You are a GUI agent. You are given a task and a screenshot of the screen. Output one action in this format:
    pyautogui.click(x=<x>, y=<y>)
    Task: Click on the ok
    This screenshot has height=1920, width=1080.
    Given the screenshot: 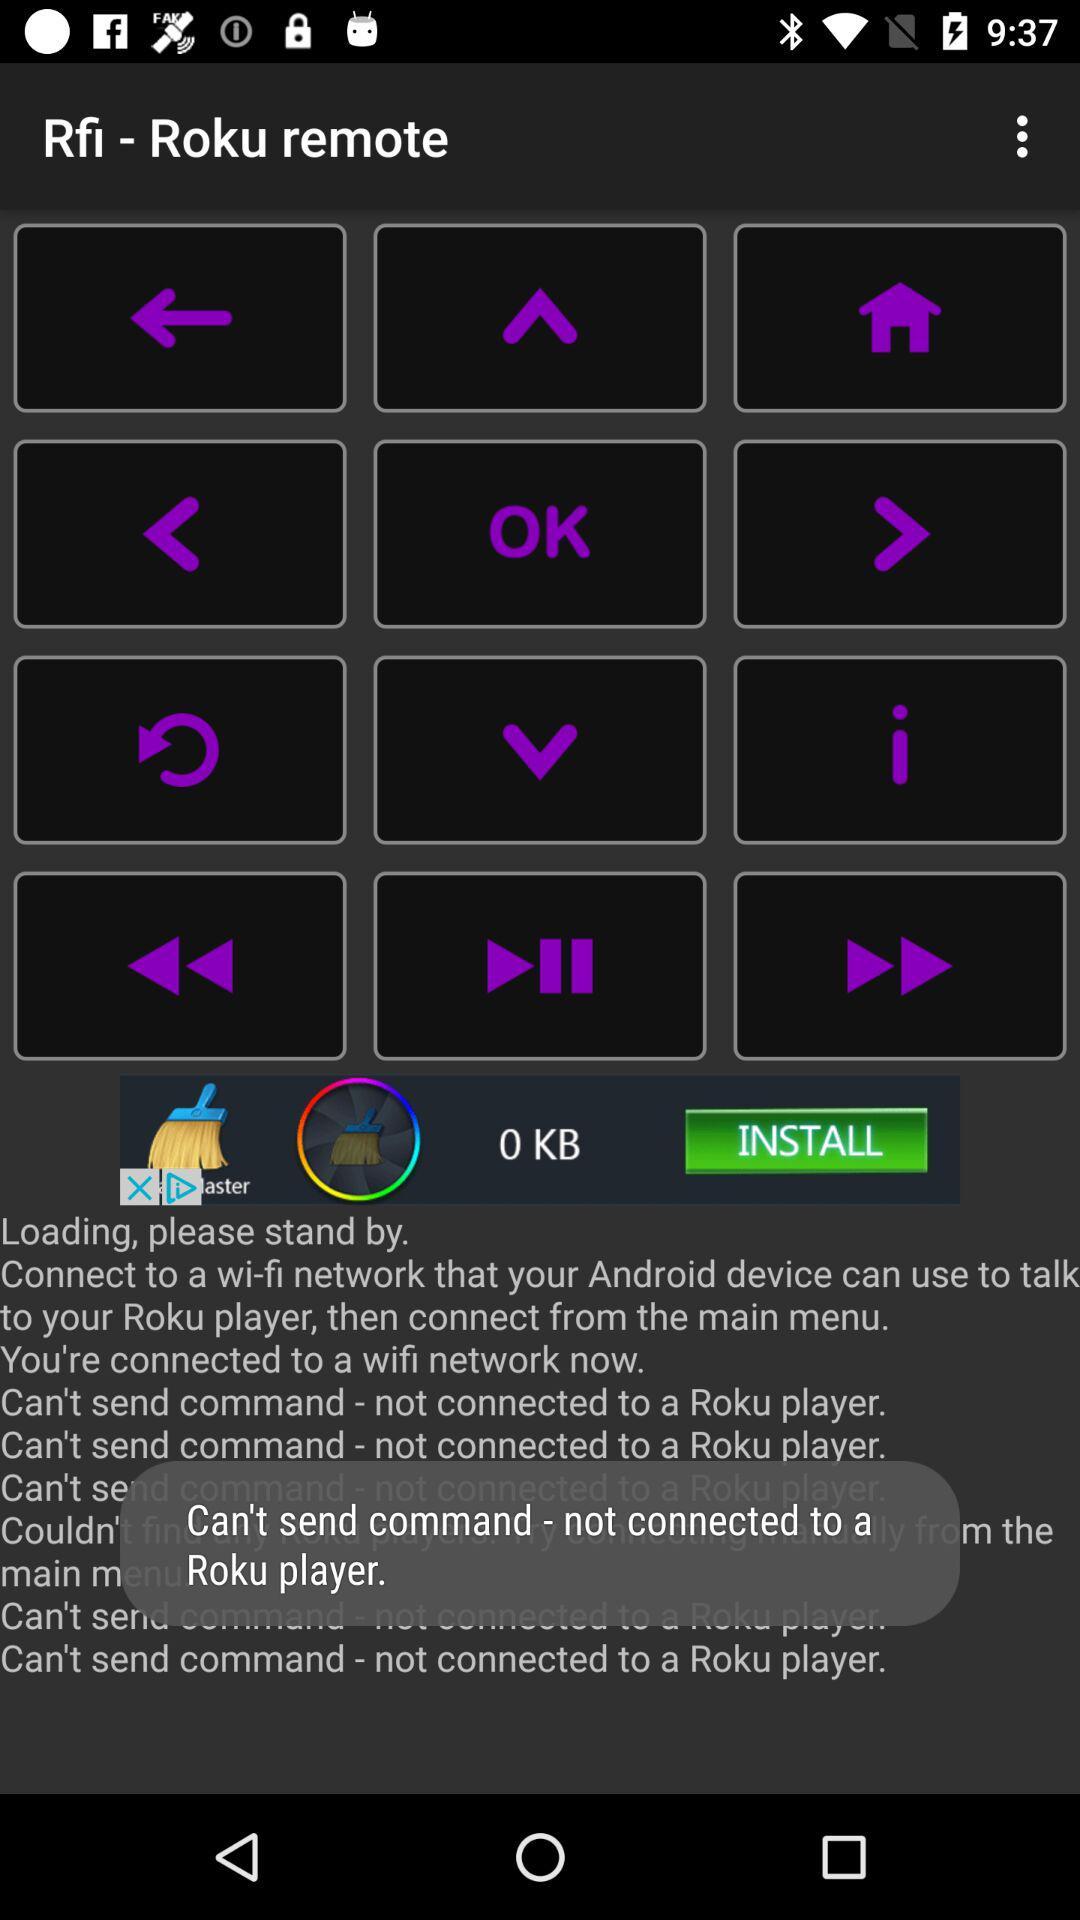 What is the action you would take?
    pyautogui.click(x=540, y=533)
    